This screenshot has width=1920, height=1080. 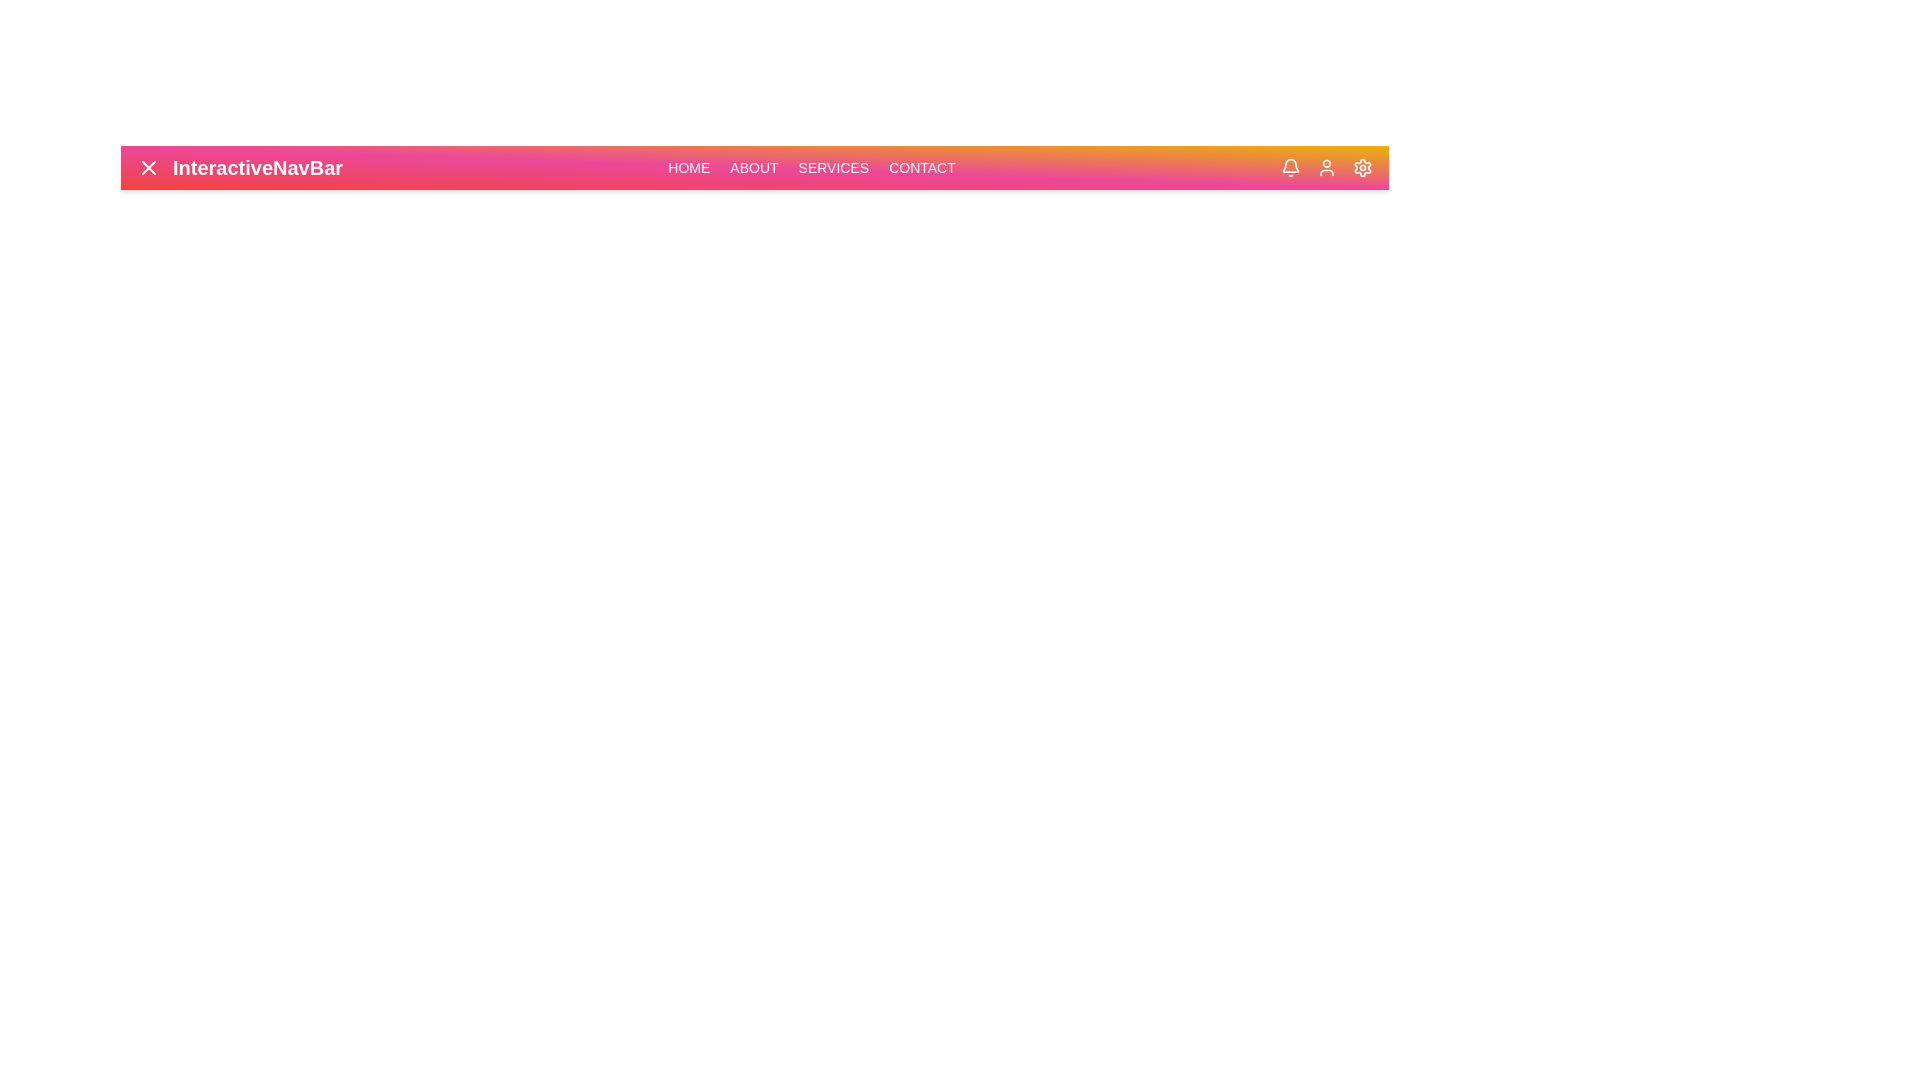 I want to click on the navigation link corresponding to About, so click(x=753, y=167).